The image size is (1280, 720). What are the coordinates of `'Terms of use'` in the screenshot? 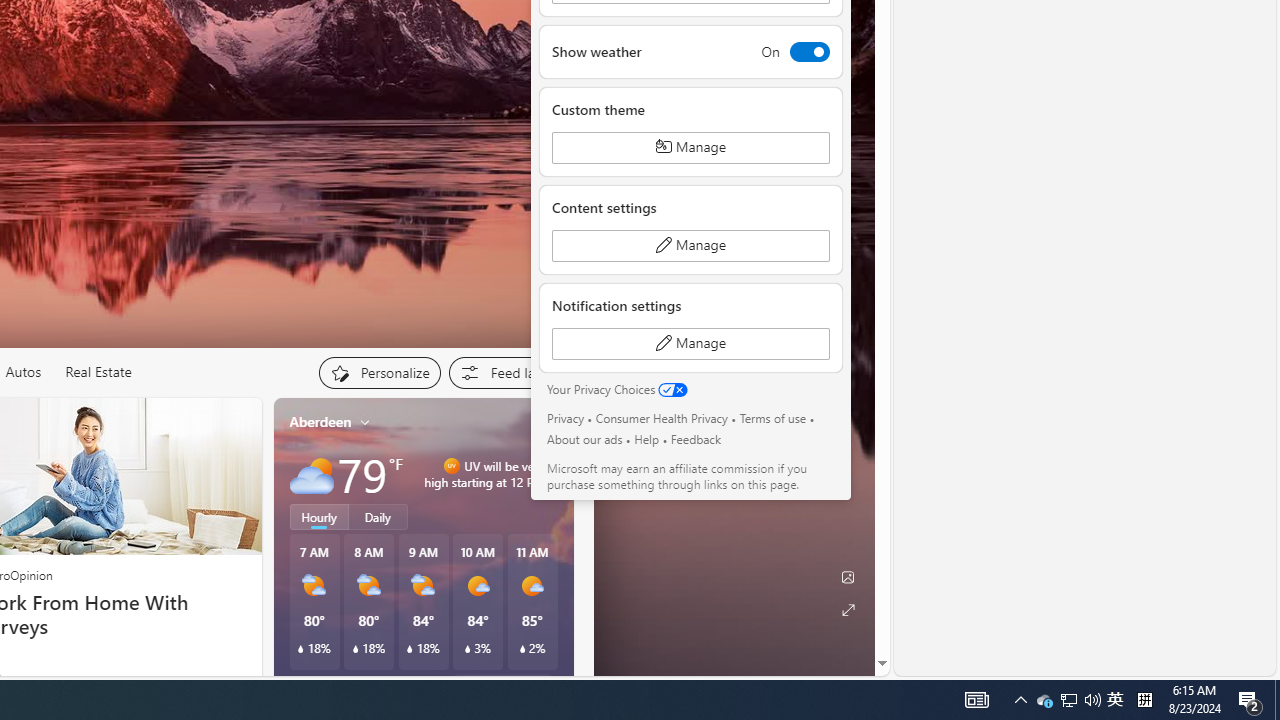 It's located at (771, 416).